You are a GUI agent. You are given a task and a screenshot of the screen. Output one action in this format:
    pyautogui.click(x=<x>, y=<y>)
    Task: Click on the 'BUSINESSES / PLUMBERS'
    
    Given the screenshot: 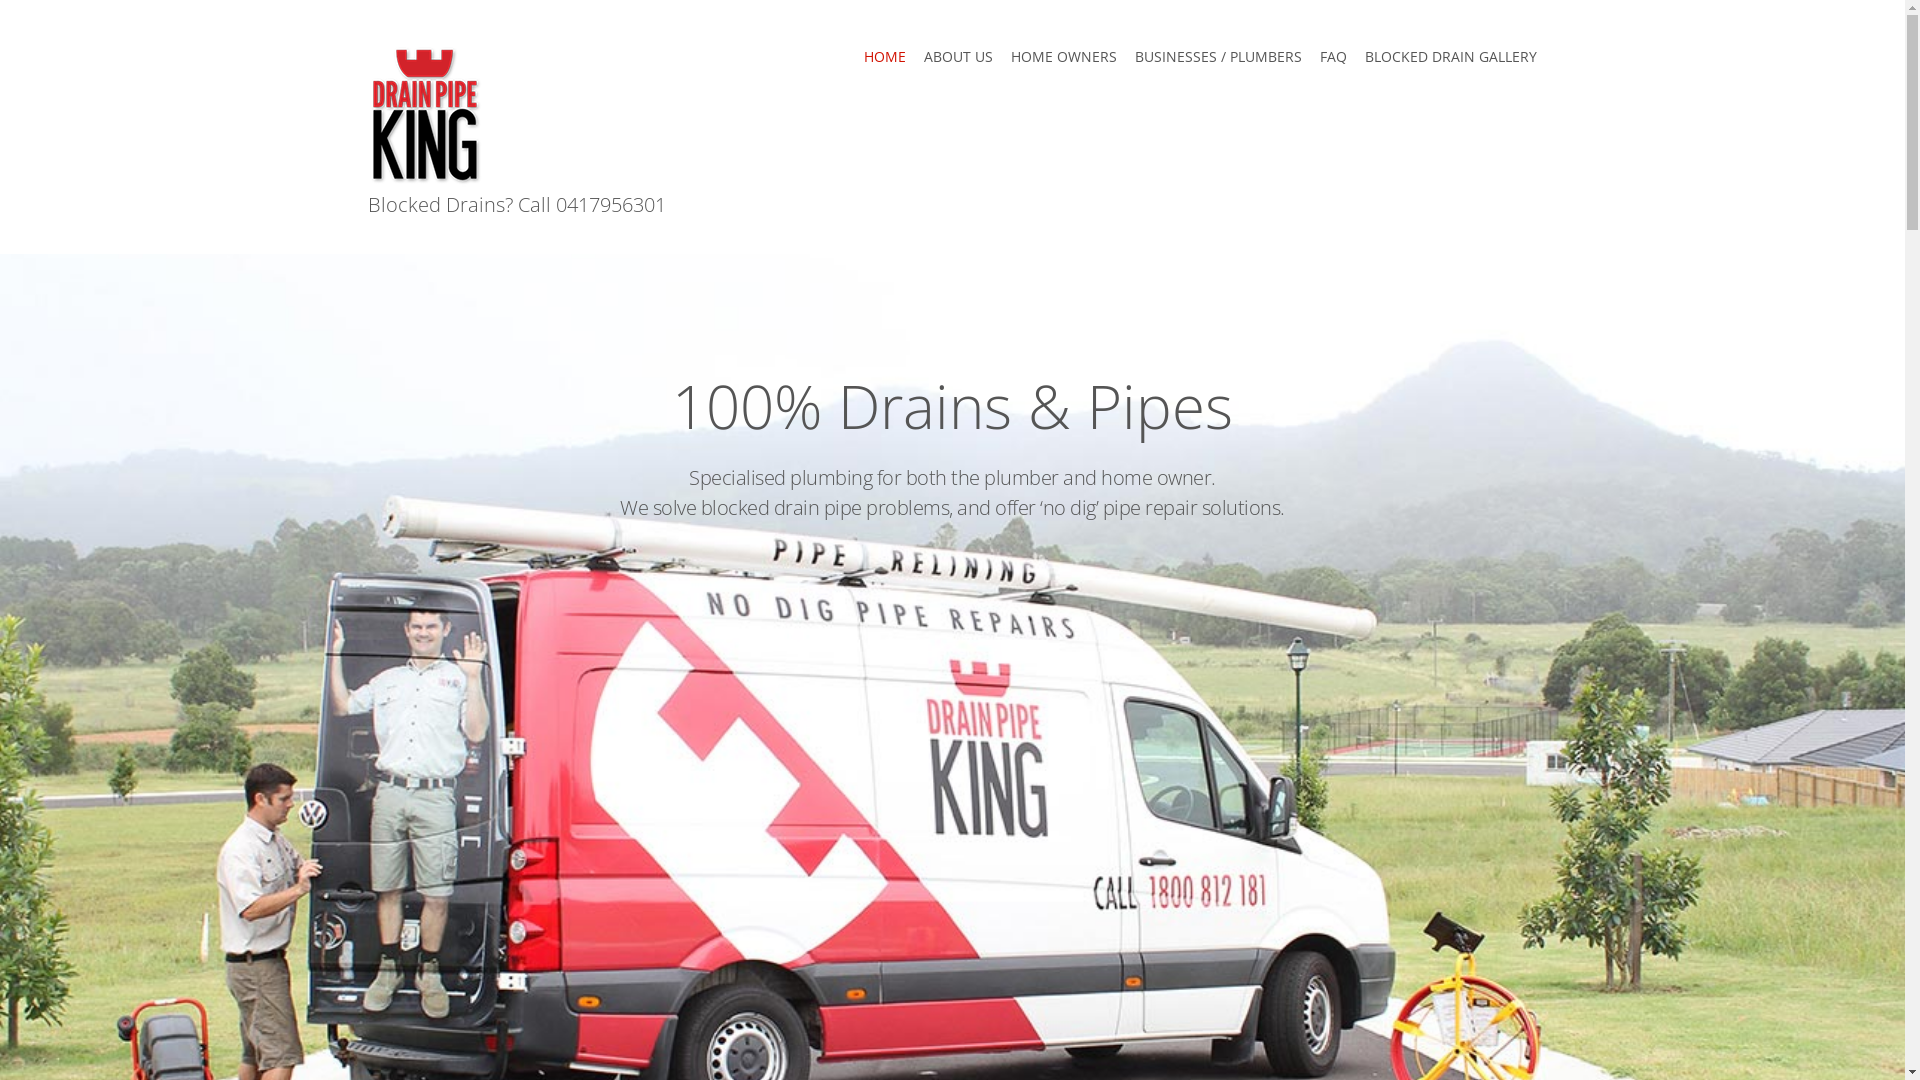 What is the action you would take?
    pyautogui.click(x=1217, y=56)
    